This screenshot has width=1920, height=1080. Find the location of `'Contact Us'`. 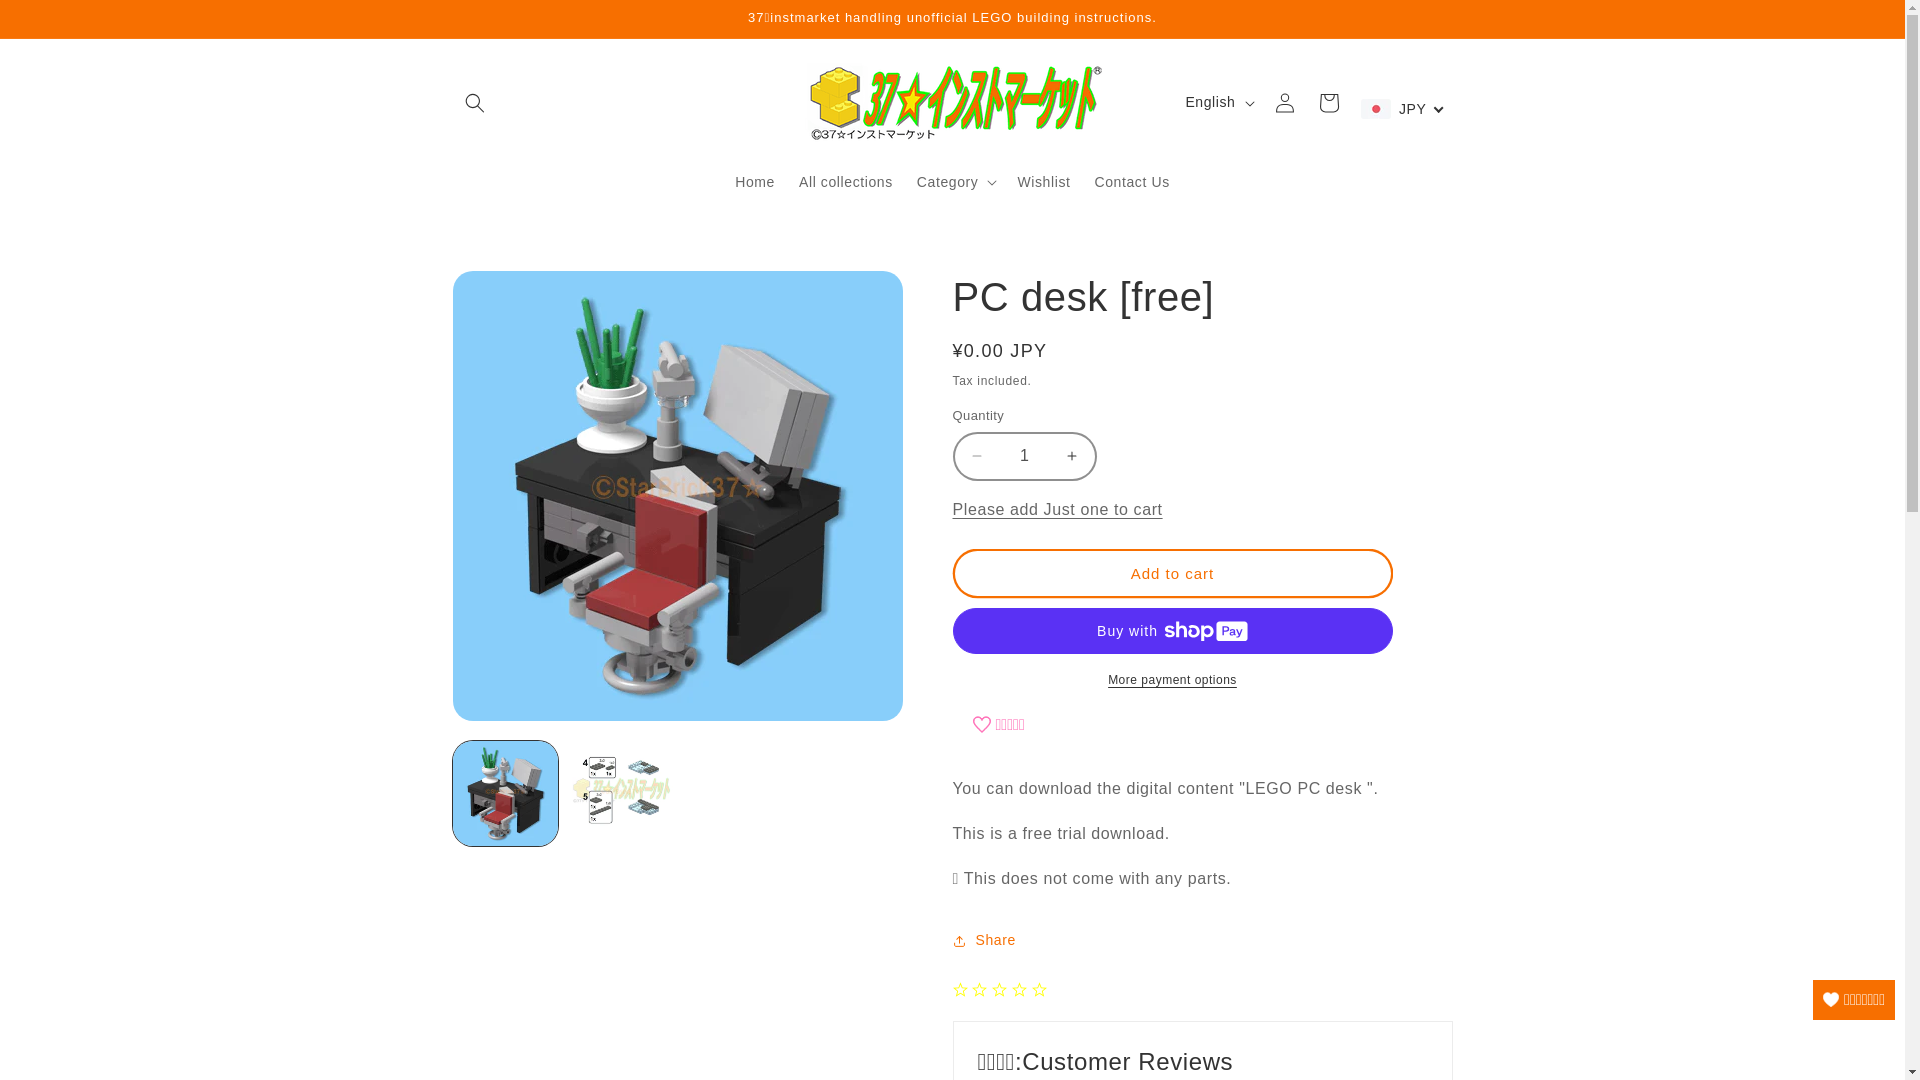

'Contact Us' is located at coordinates (1131, 181).